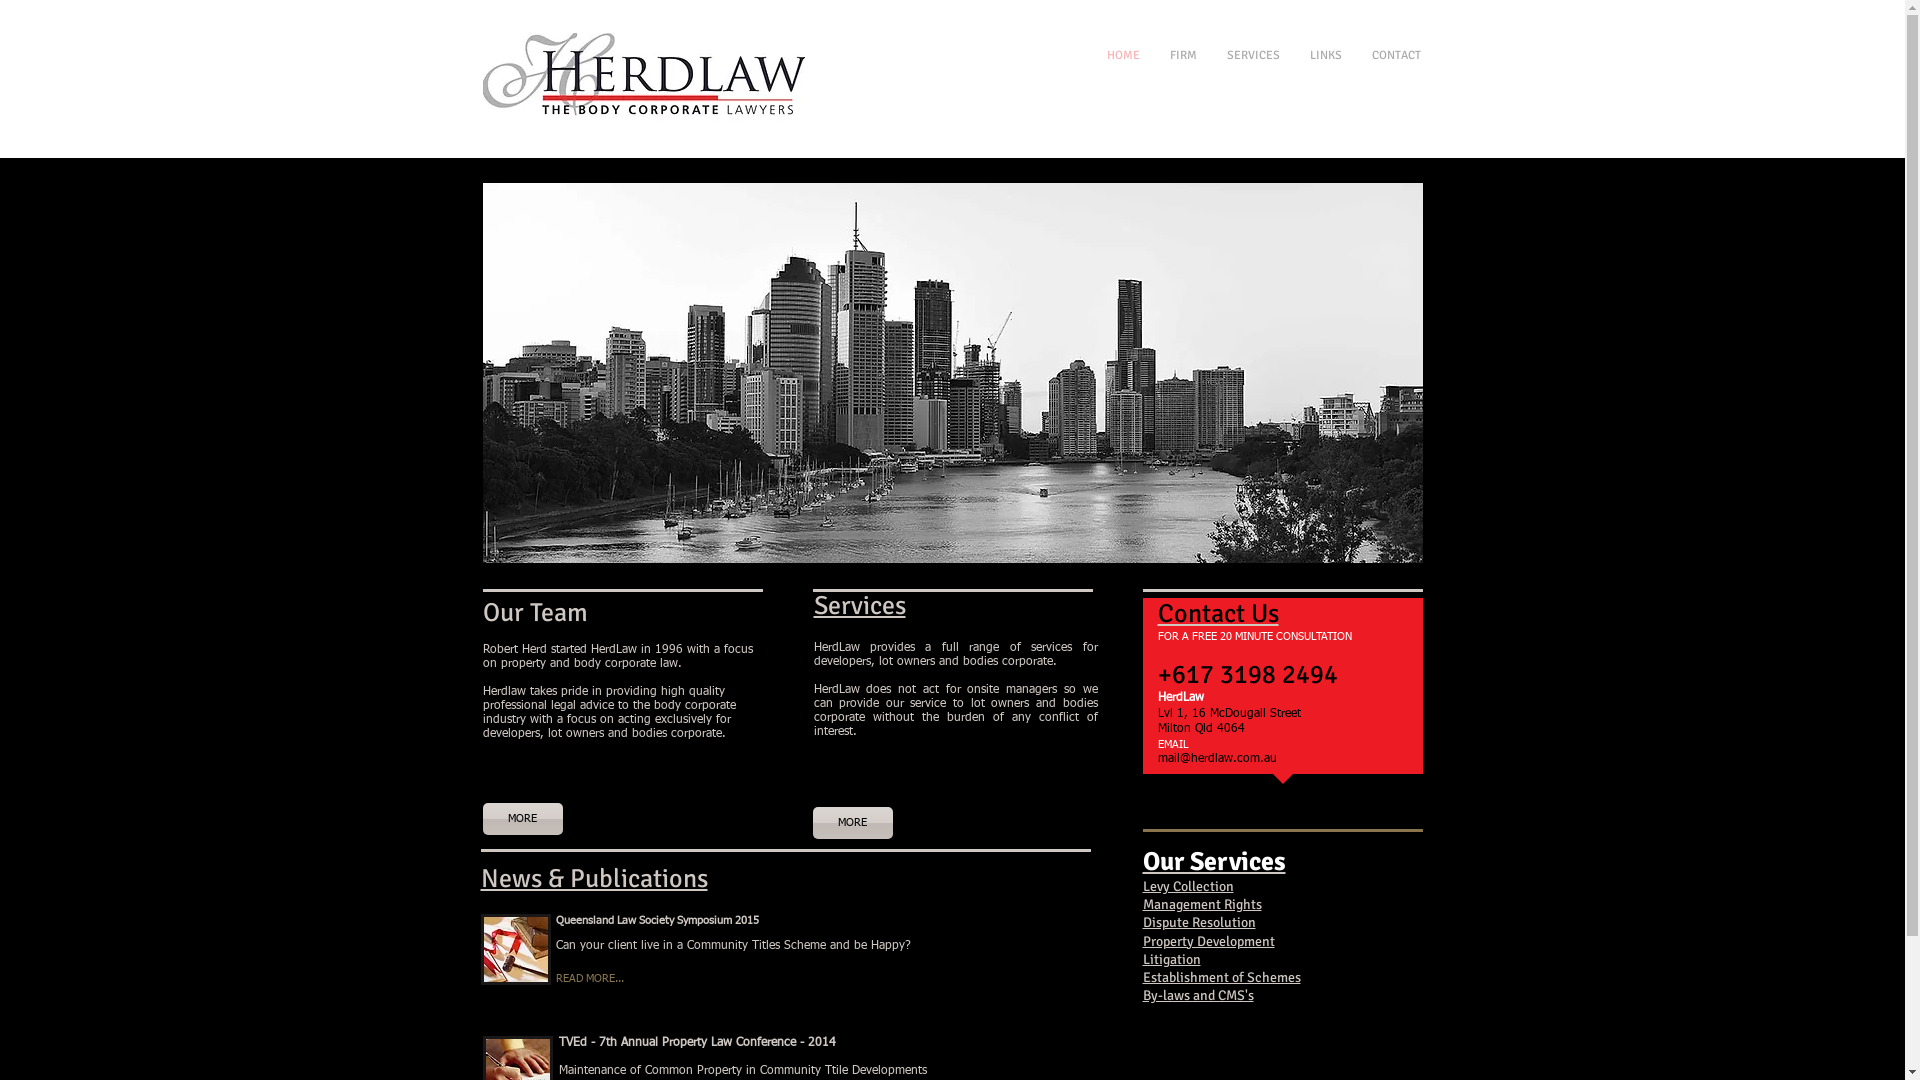 The image size is (1920, 1080). What do you see at coordinates (1188, 55) in the screenshot?
I see `'HOME'` at bounding box center [1188, 55].